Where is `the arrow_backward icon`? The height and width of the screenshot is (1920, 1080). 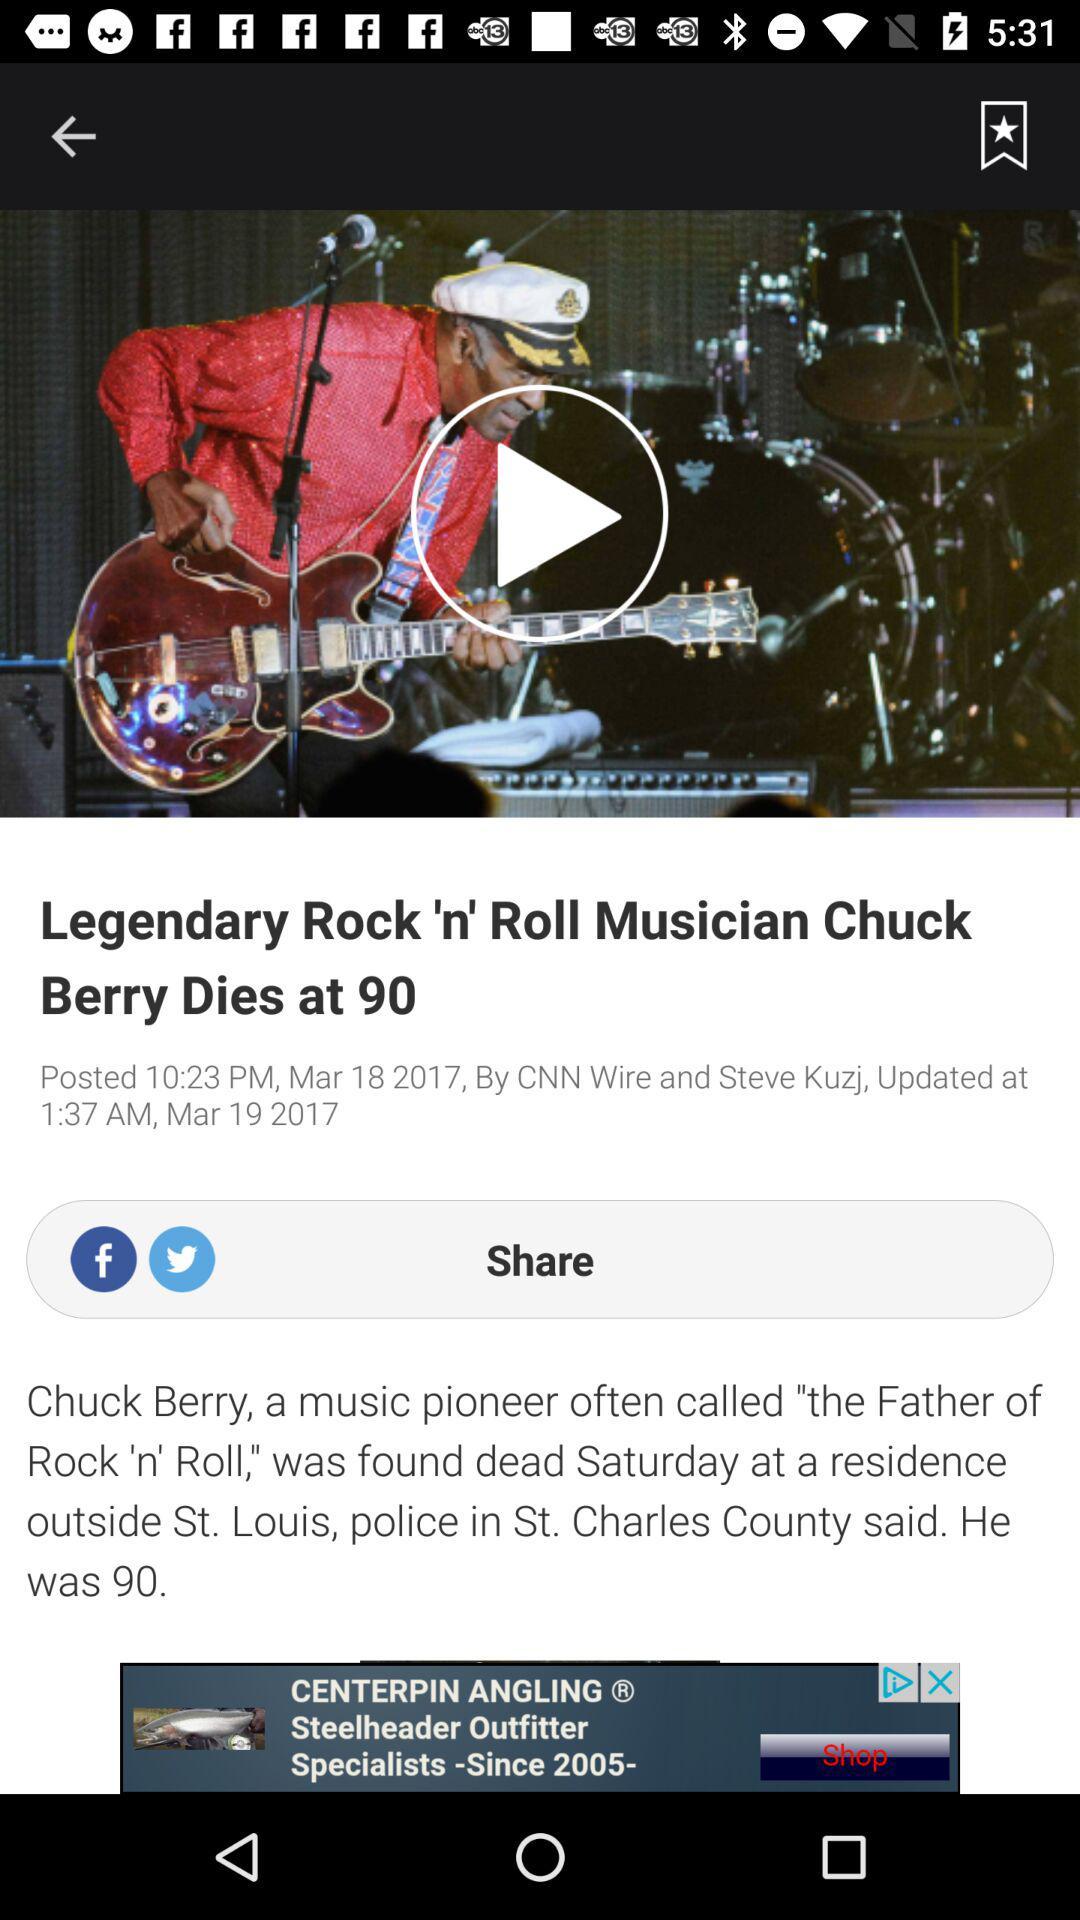
the arrow_backward icon is located at coordinates (72, 135).